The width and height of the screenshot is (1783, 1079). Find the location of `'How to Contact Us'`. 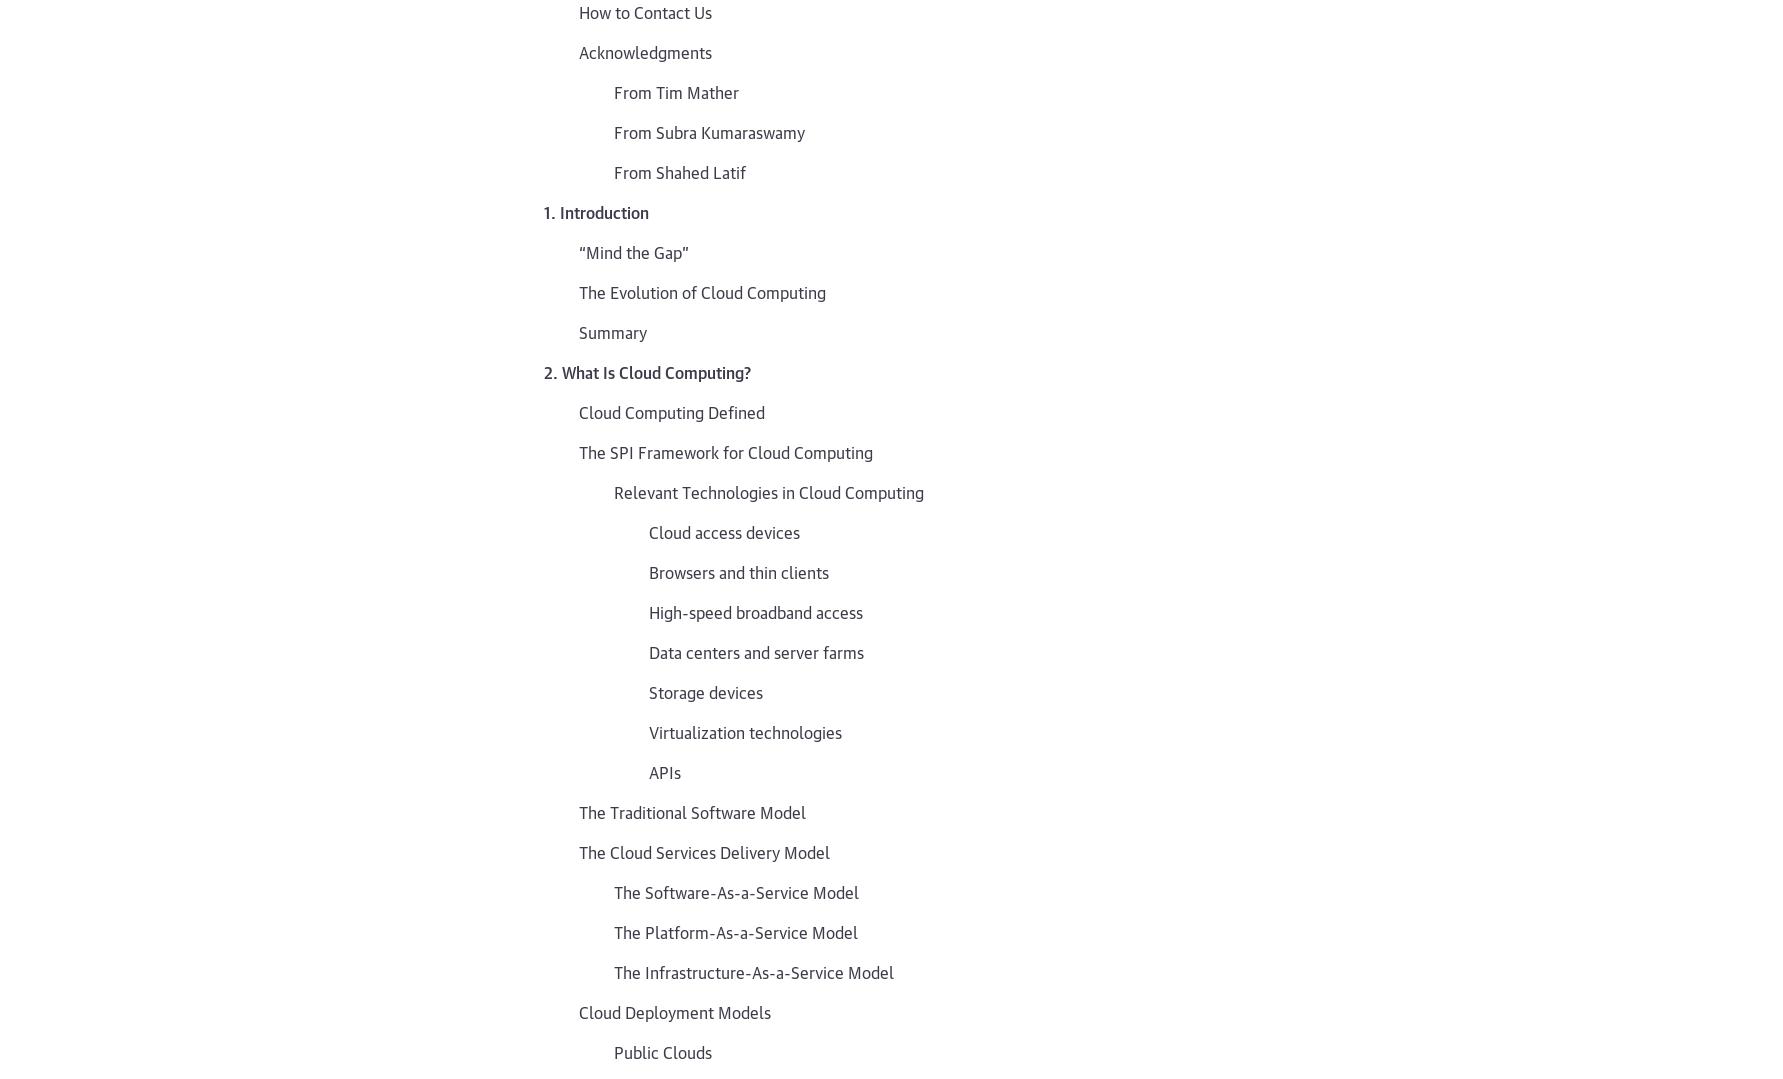

'How to Contact Us' is located at coordinates (645, 11).